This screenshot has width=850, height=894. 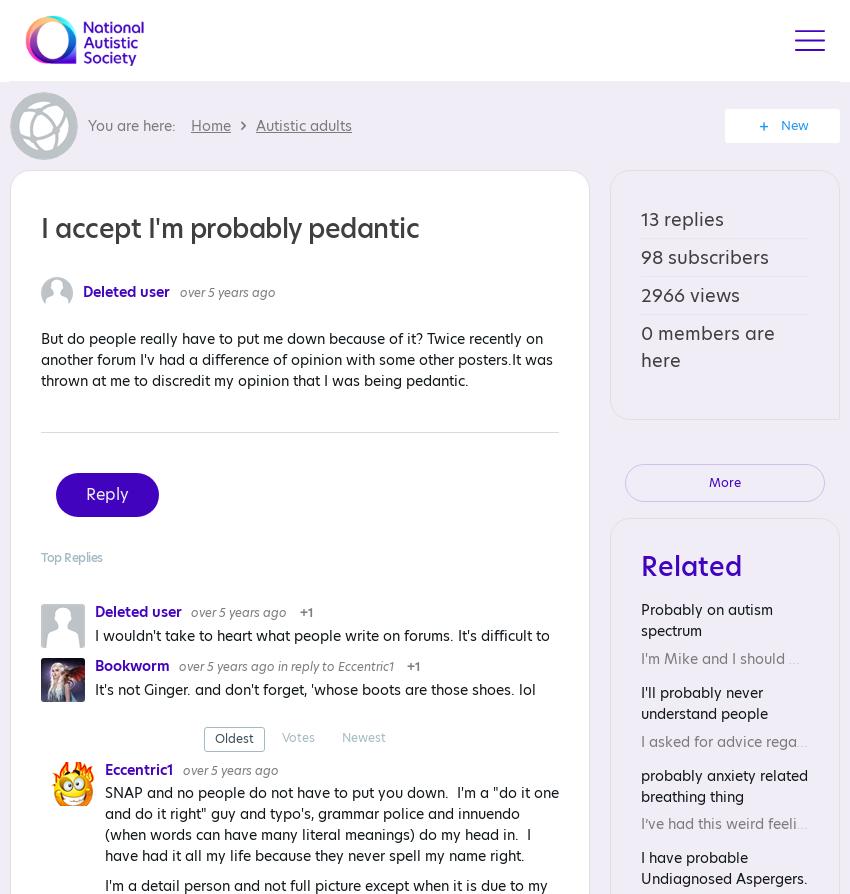 I want to click on 'in reply to', so click(x=277, y=666).